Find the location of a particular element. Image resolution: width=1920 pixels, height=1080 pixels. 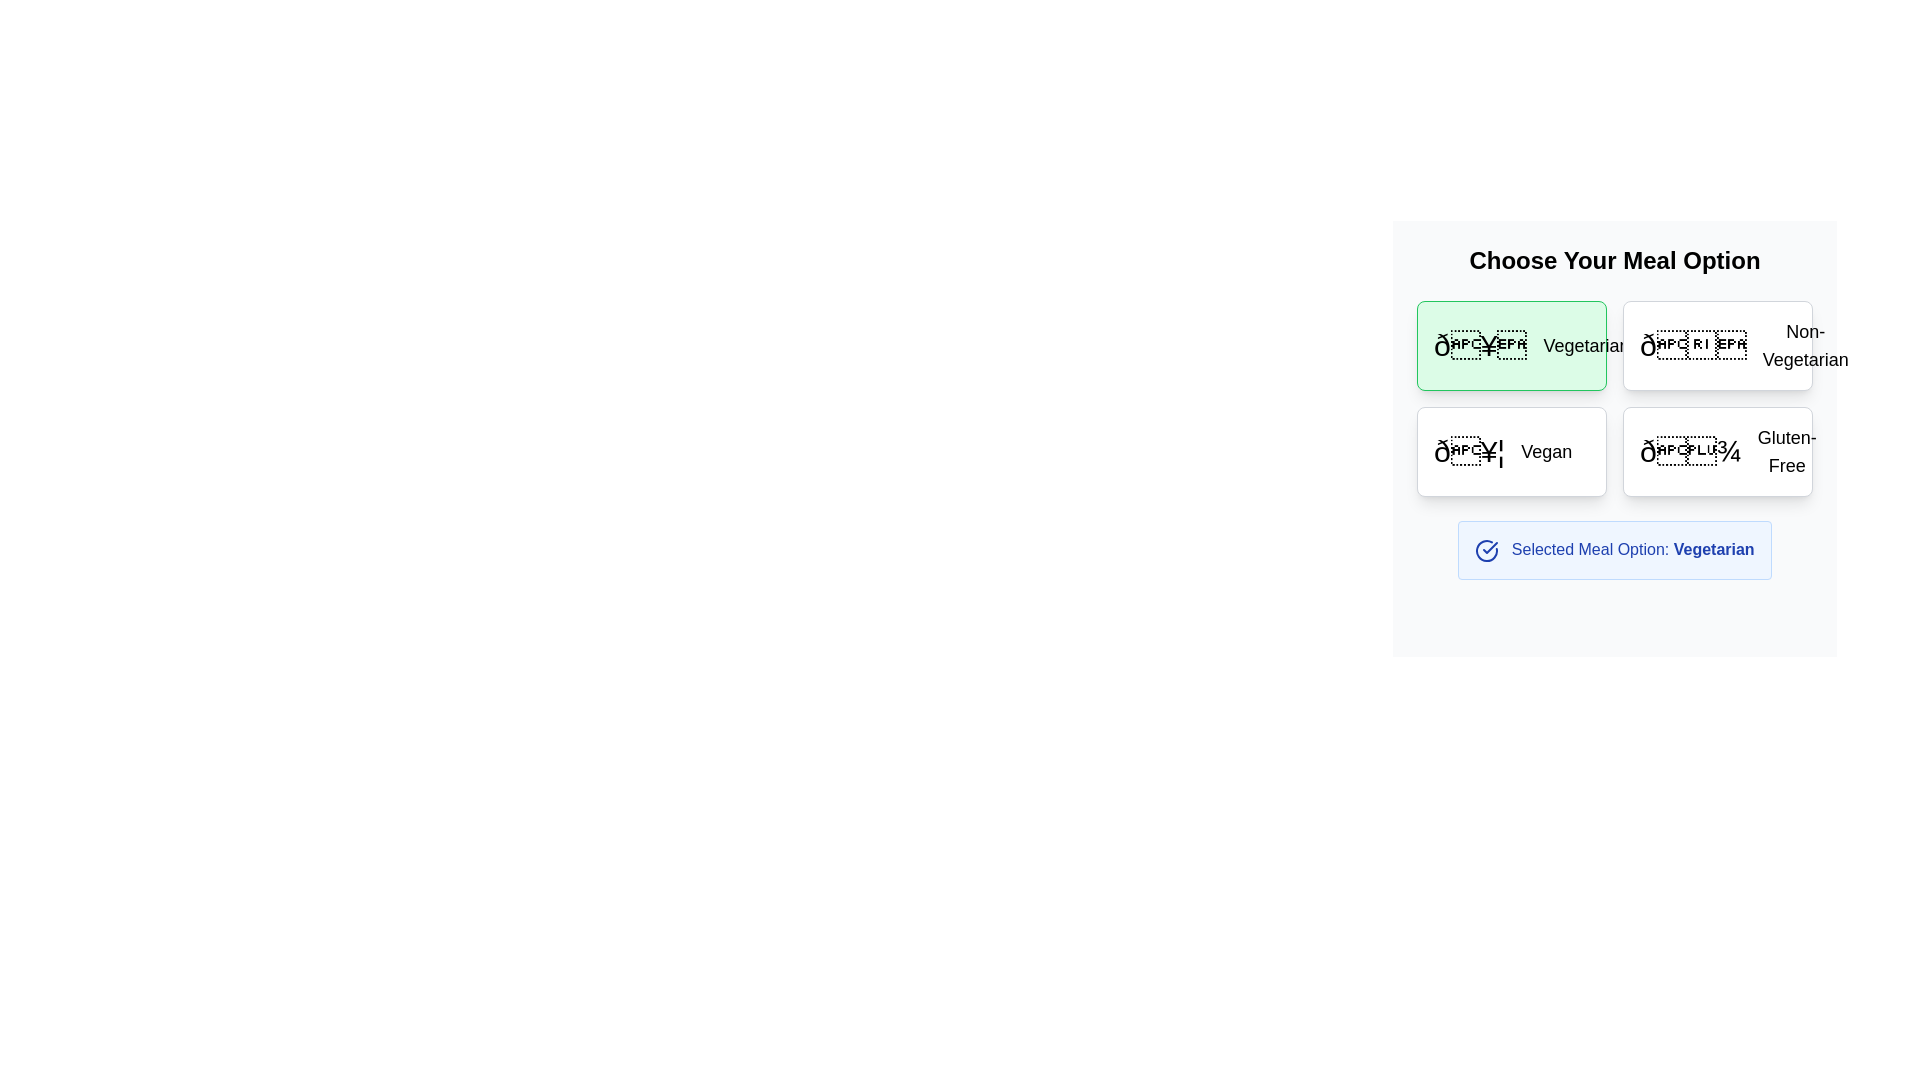

text of the label indicating the currently selected meal type, located within the 'Selected Meal Option' section below the grid of meal options is located at coordinates (1713, 549).